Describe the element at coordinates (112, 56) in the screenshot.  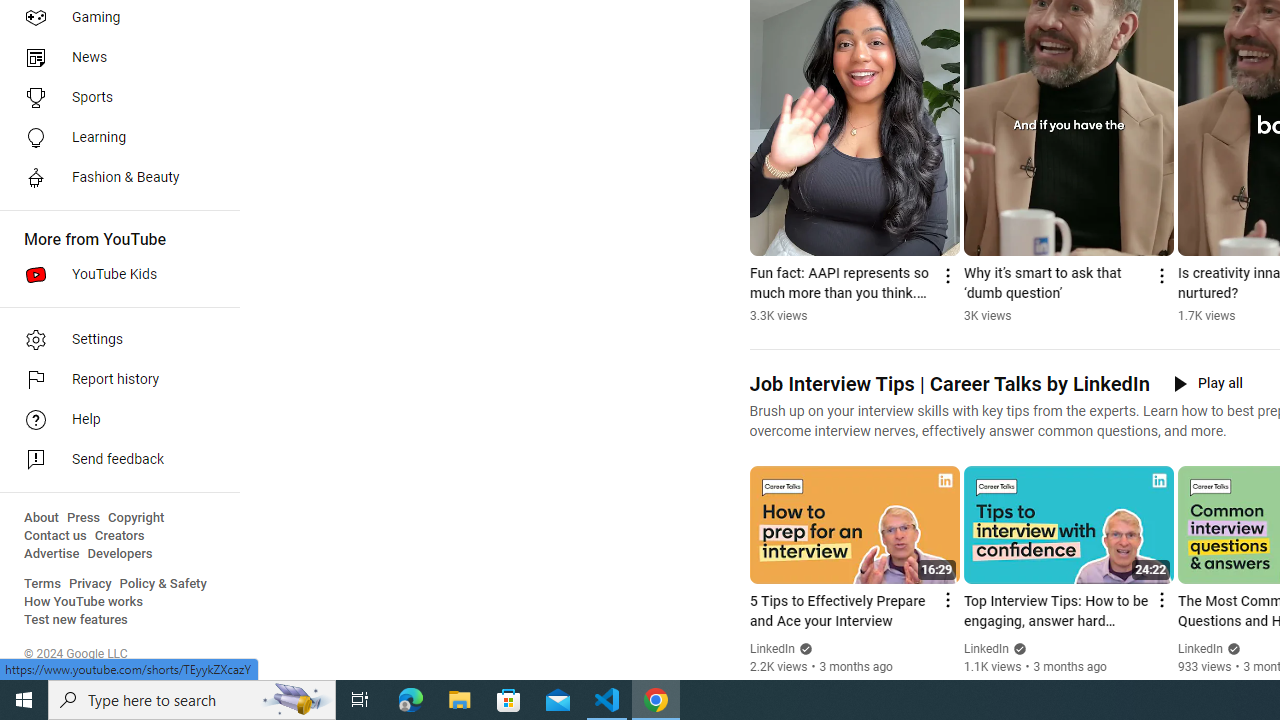
I see `'News'` at that location.